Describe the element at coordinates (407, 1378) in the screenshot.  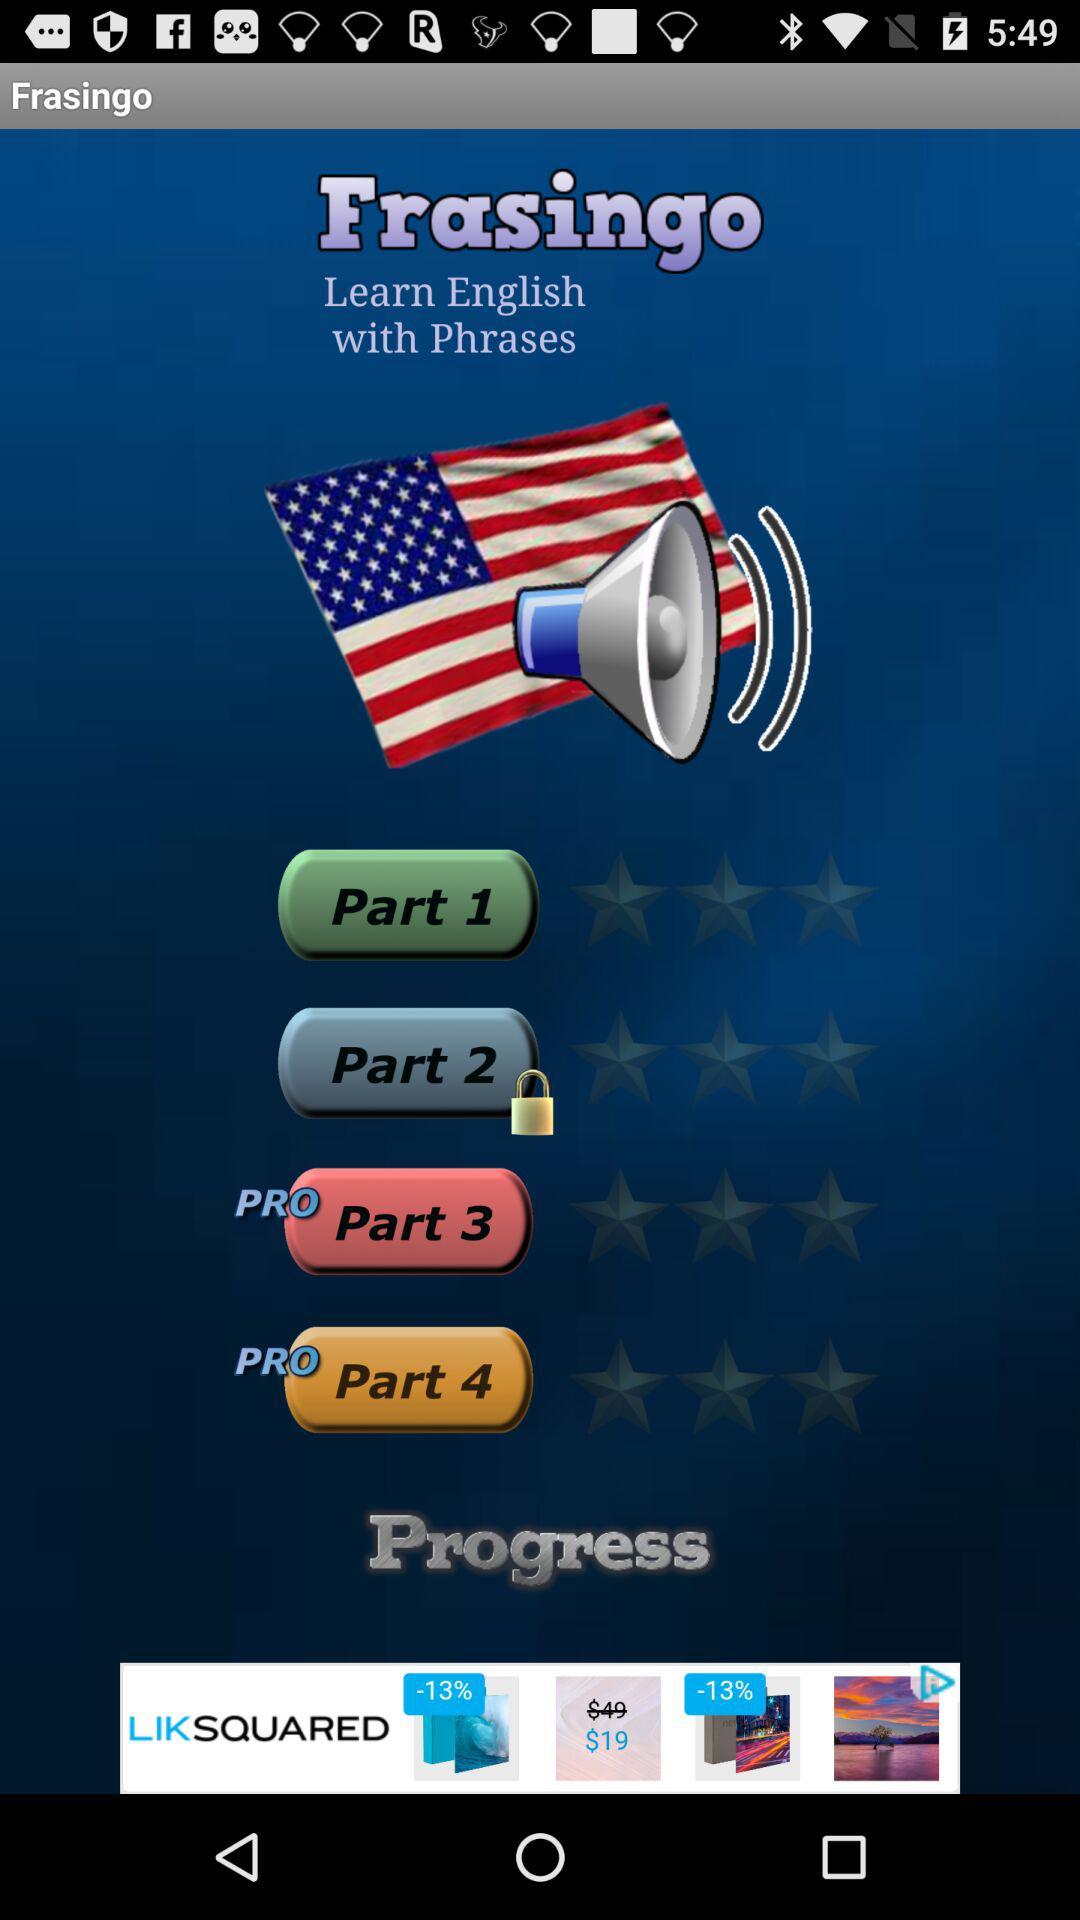
I see `part 4 lessons` at that location.